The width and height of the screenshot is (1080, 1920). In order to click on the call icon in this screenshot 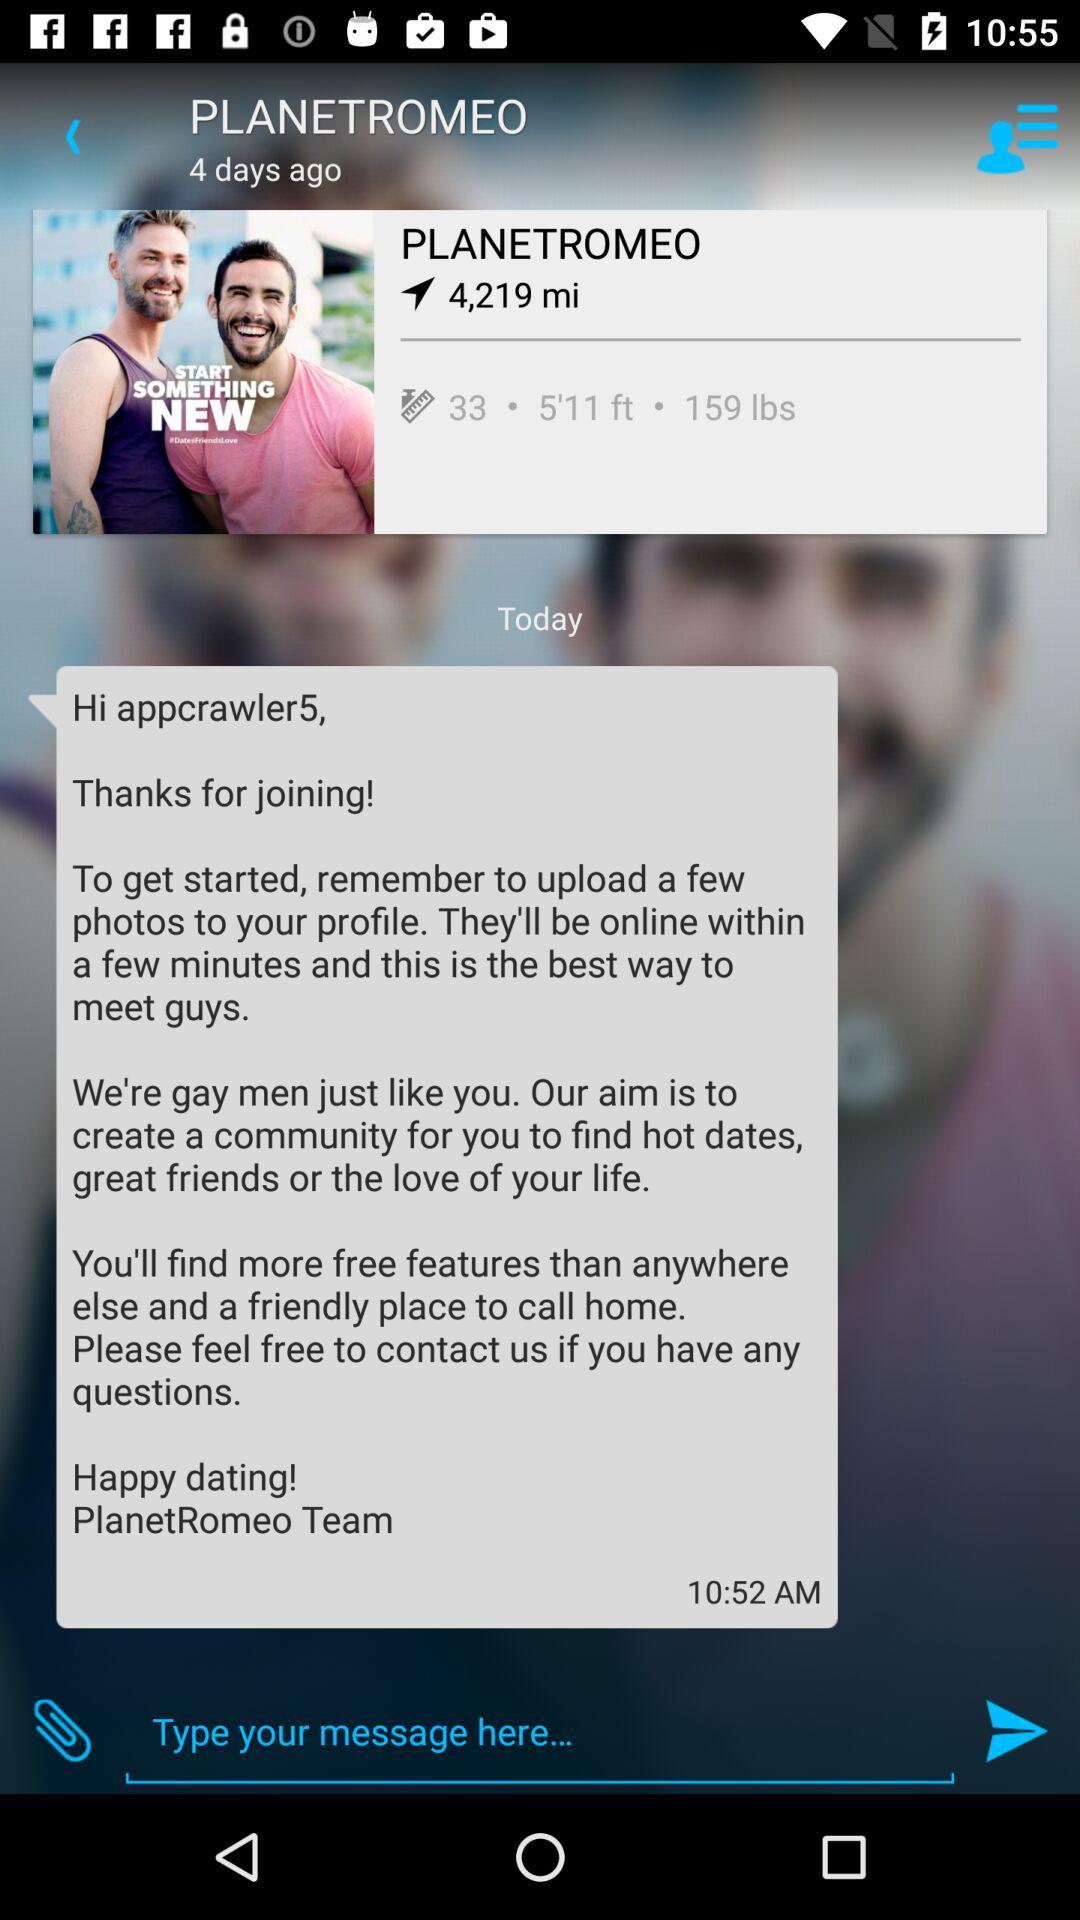, I will do `click(61, 1730)`.